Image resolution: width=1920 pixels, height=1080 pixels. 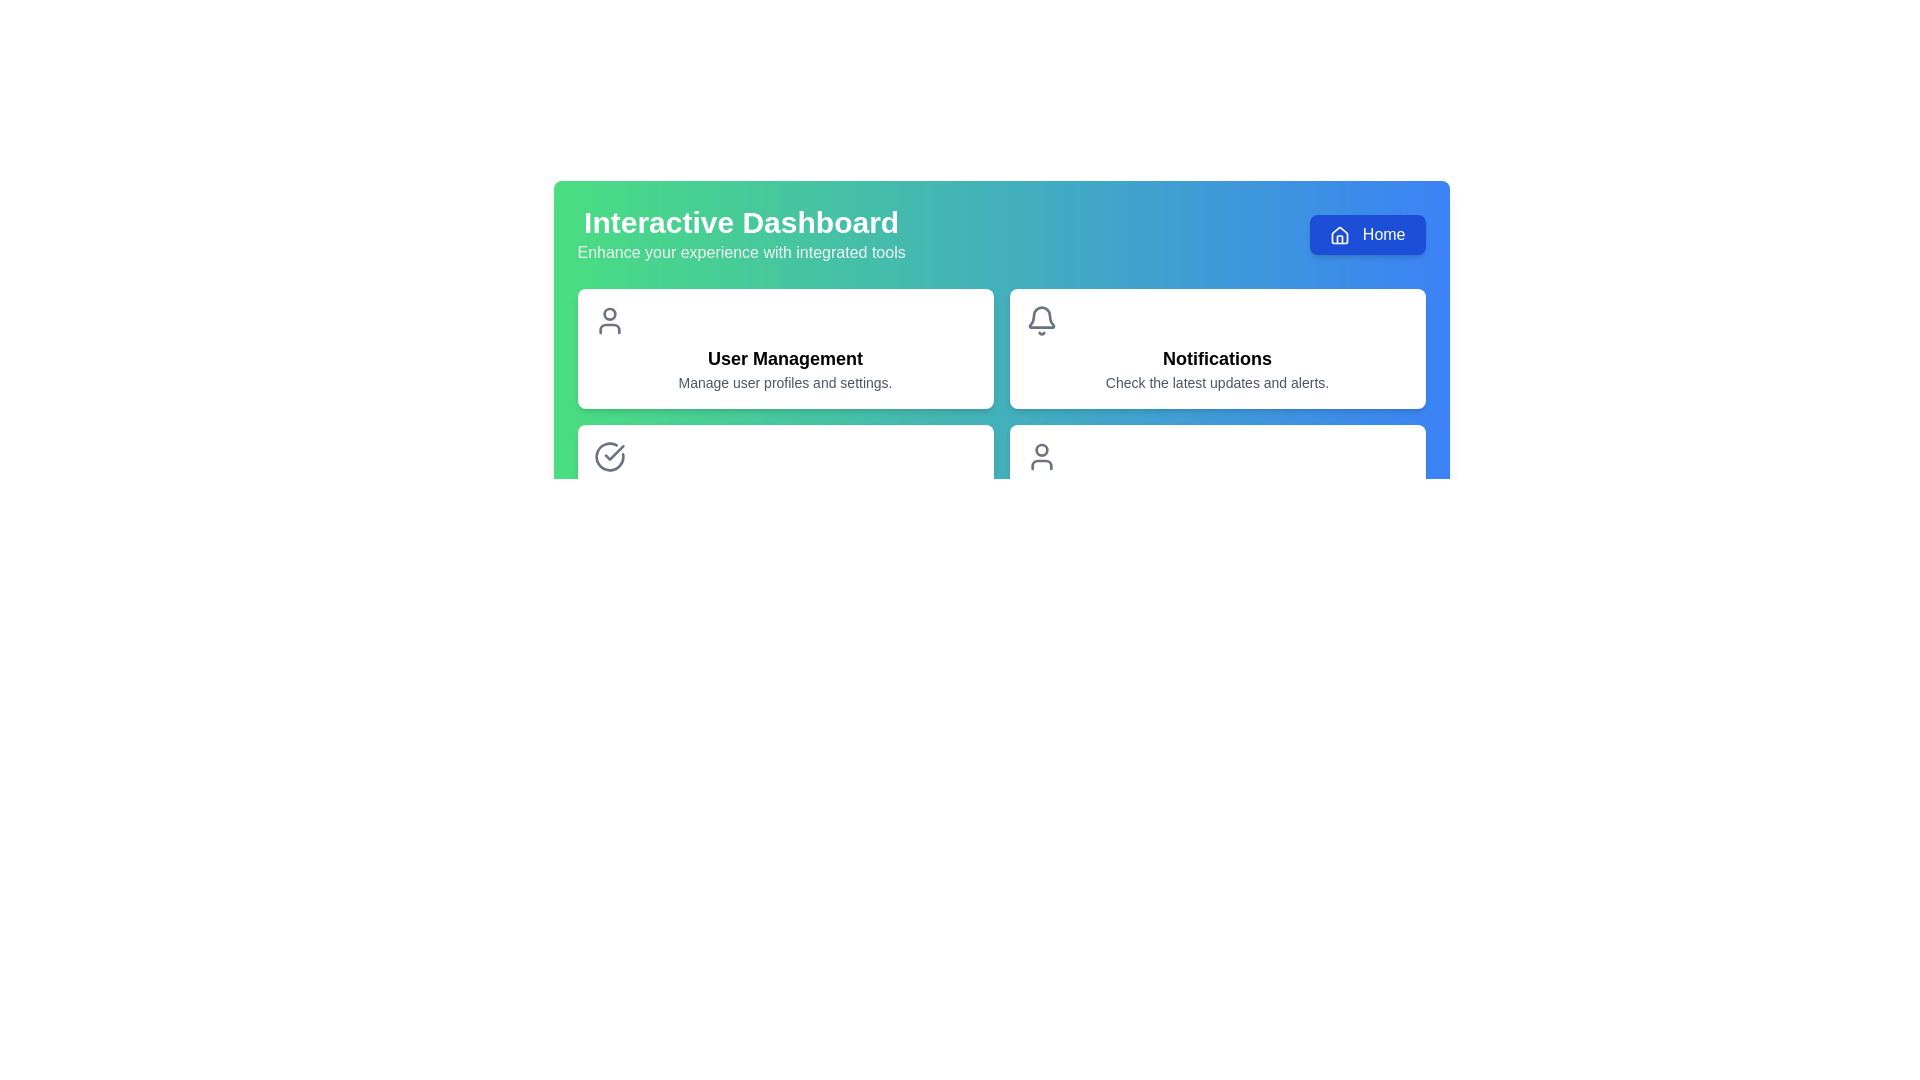 What do you see at coordinates (608, 456) in the screenshot?
I see `the circular gray icon with a checkmark symbol located in the top-left corner of the 'Task Completion' card widget` at bounding box center [608, 456].